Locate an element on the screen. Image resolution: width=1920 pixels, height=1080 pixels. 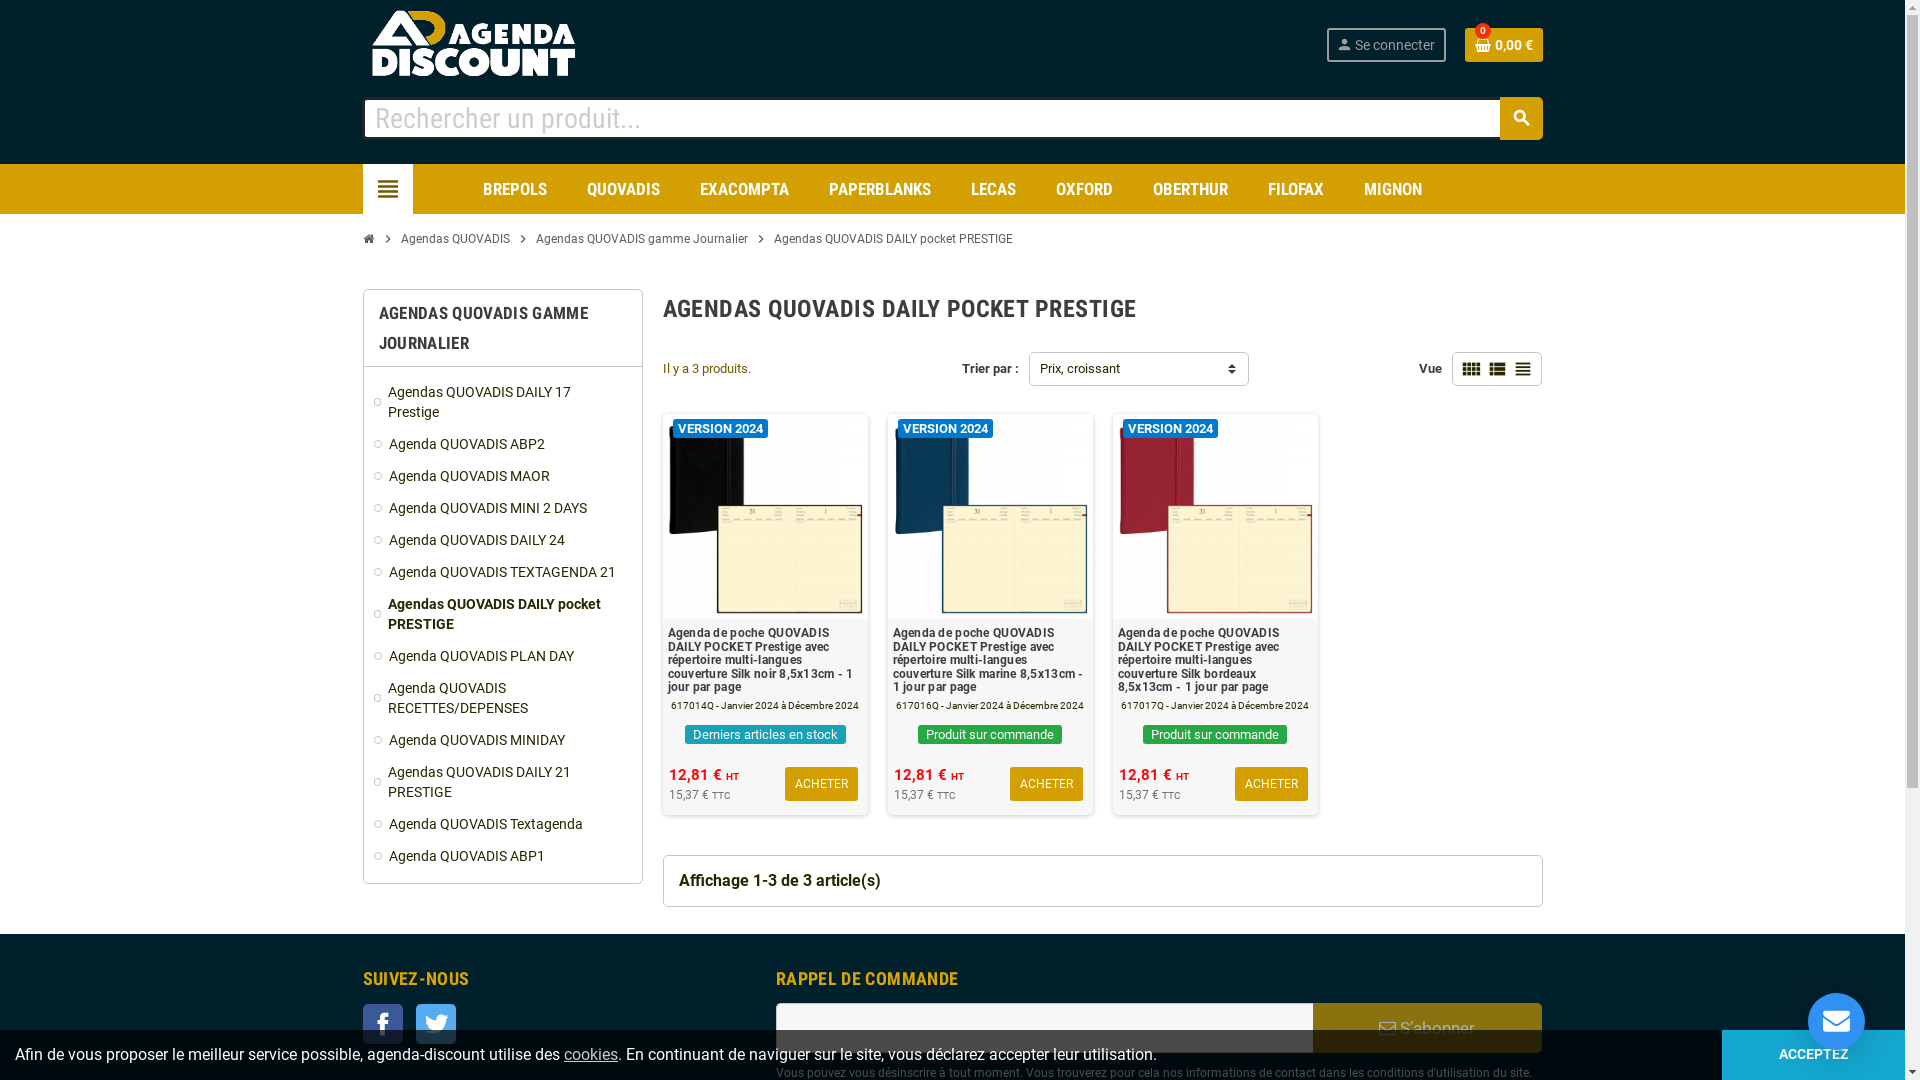
'Facebook' is located at coordinates (382, 1023).